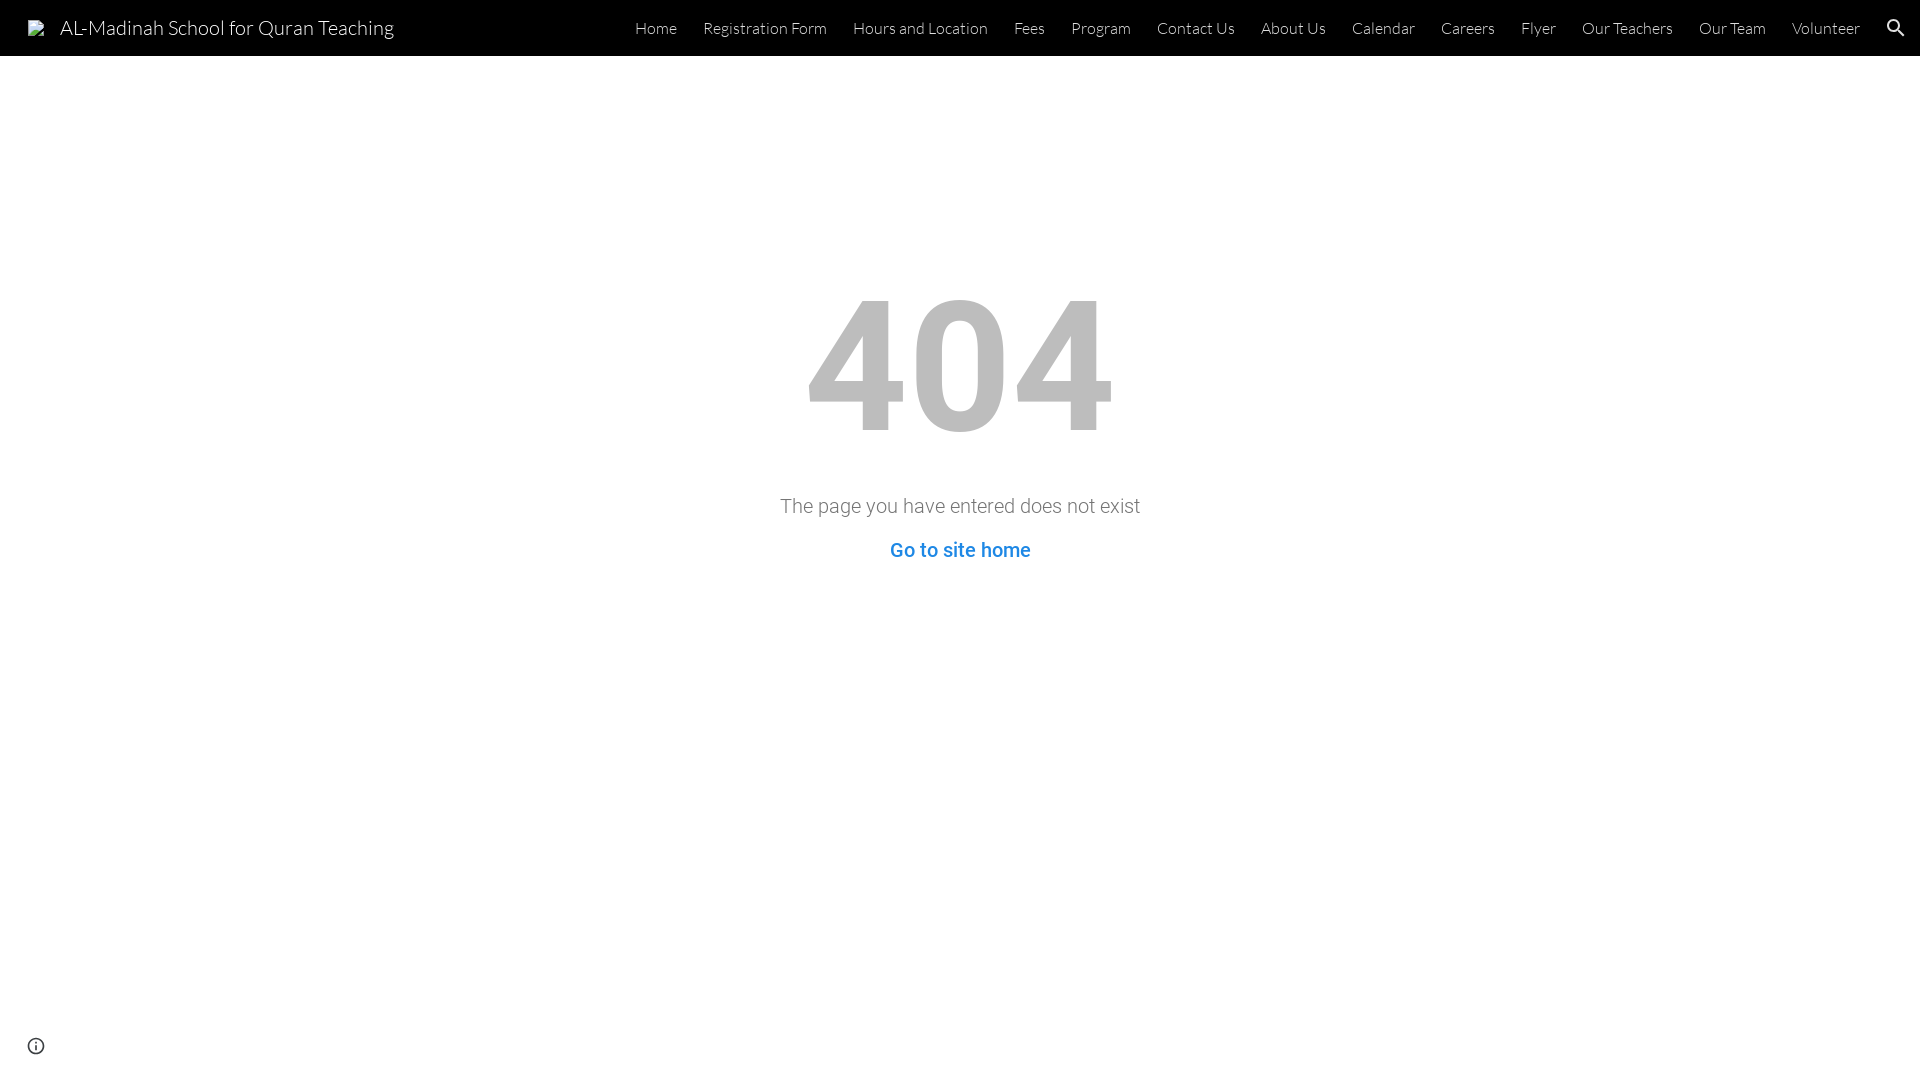  I want to click on 'Contact Us', so click(1195, 27).